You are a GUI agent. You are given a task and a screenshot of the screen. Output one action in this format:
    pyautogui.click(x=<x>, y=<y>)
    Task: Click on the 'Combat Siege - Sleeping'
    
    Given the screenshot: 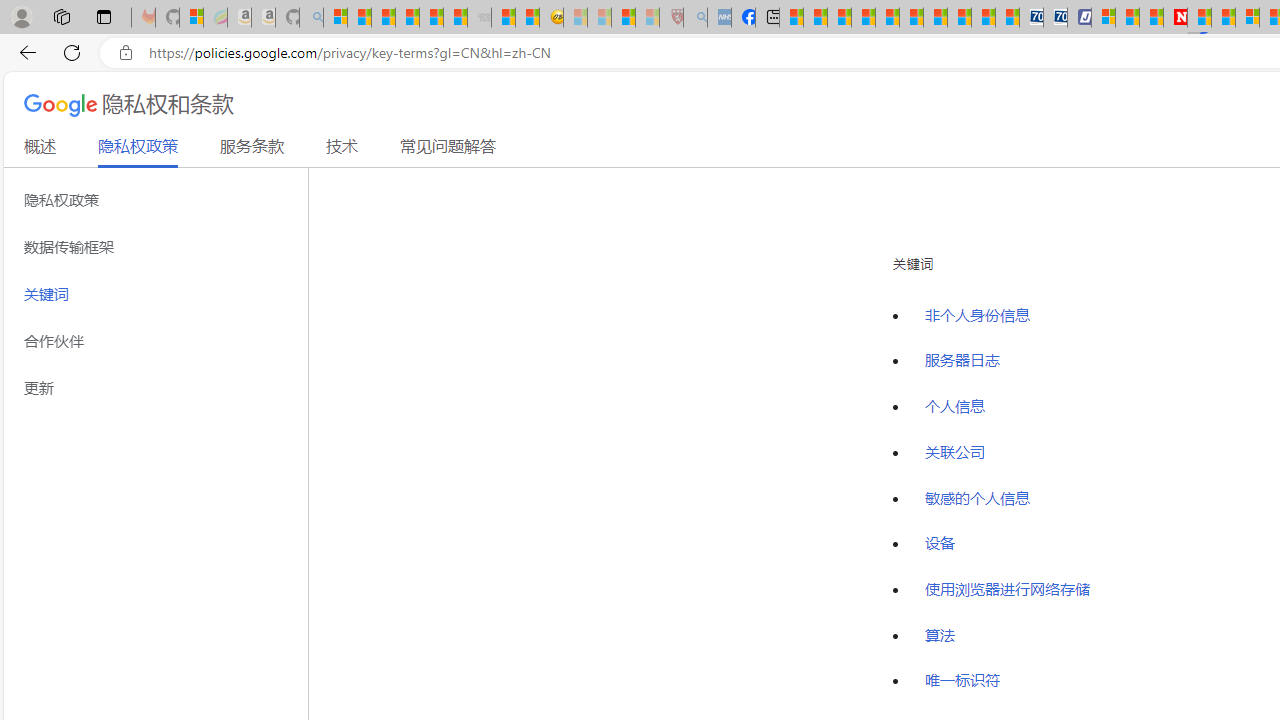 What is the action you would take?
    pyautogui.click(x=480, y=17)
    